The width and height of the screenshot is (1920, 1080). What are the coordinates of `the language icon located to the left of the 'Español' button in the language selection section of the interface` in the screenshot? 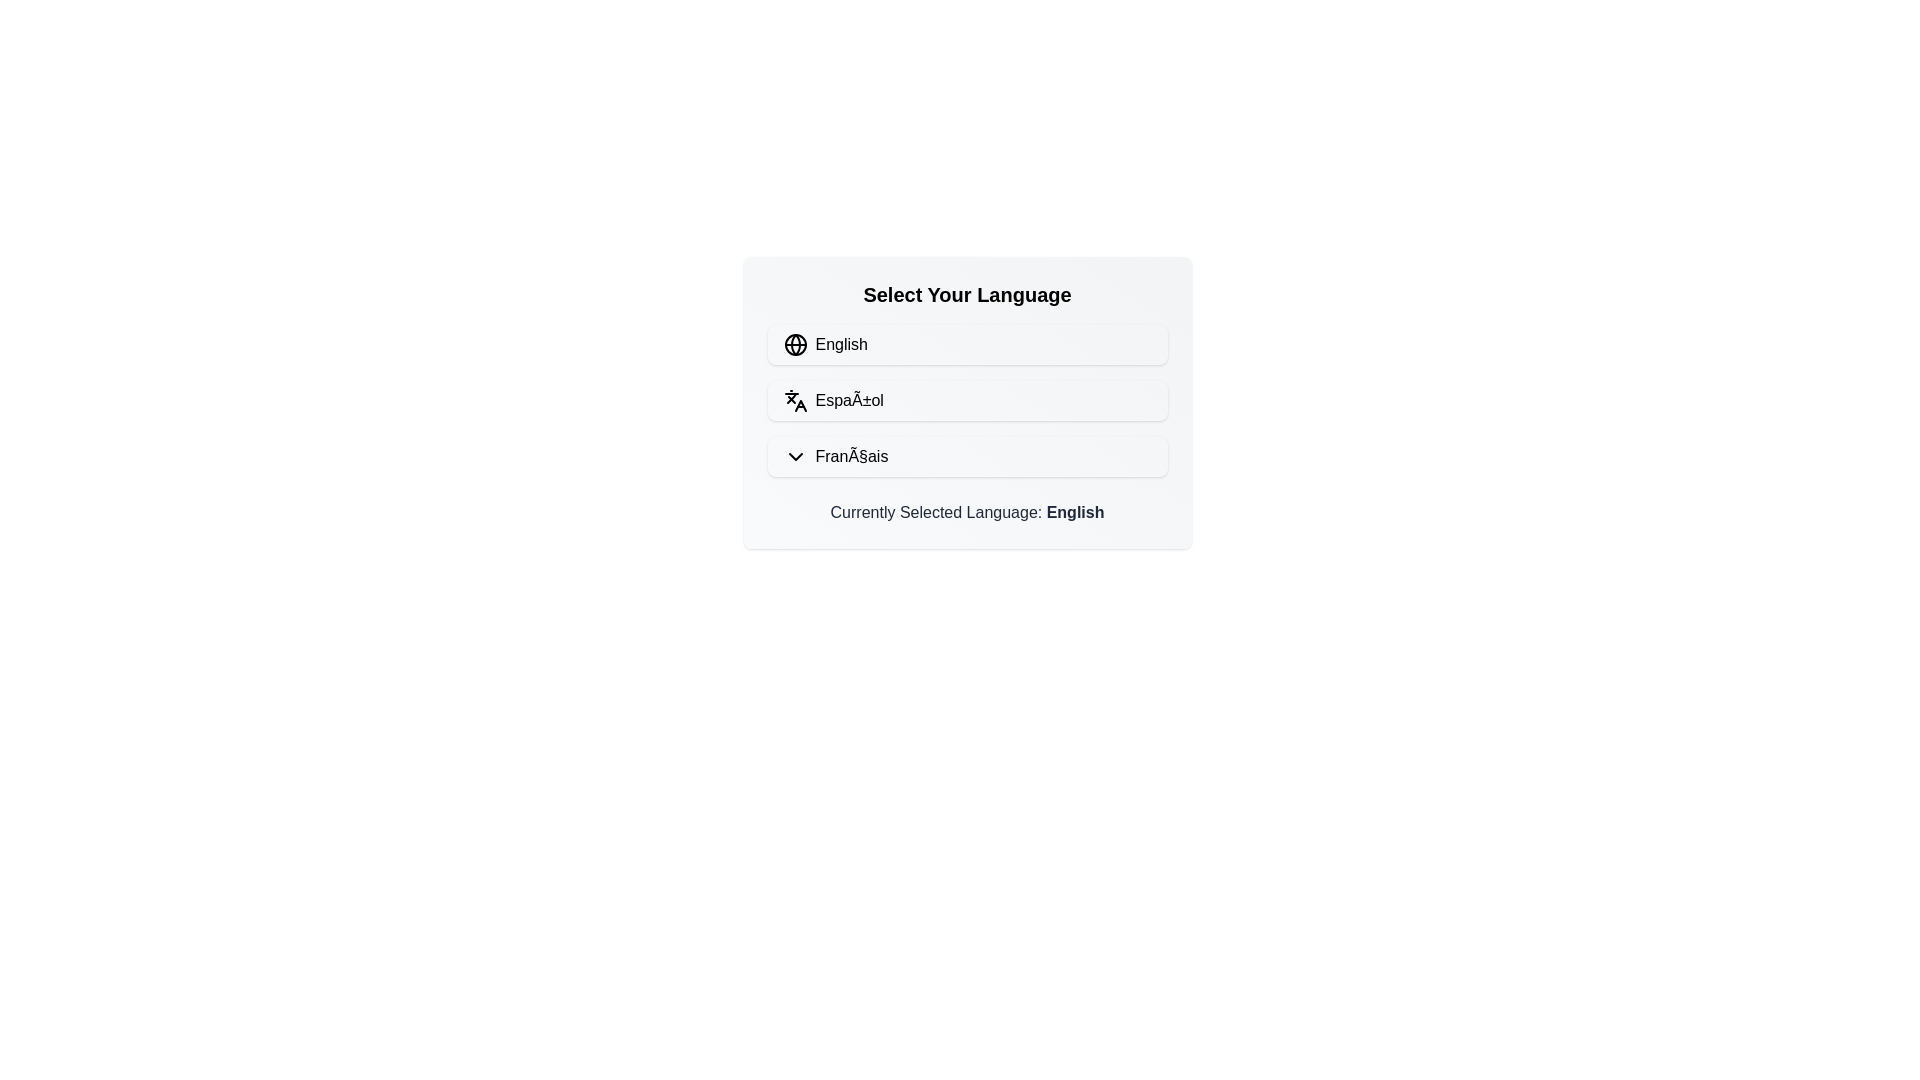 It's located at (794, 401).